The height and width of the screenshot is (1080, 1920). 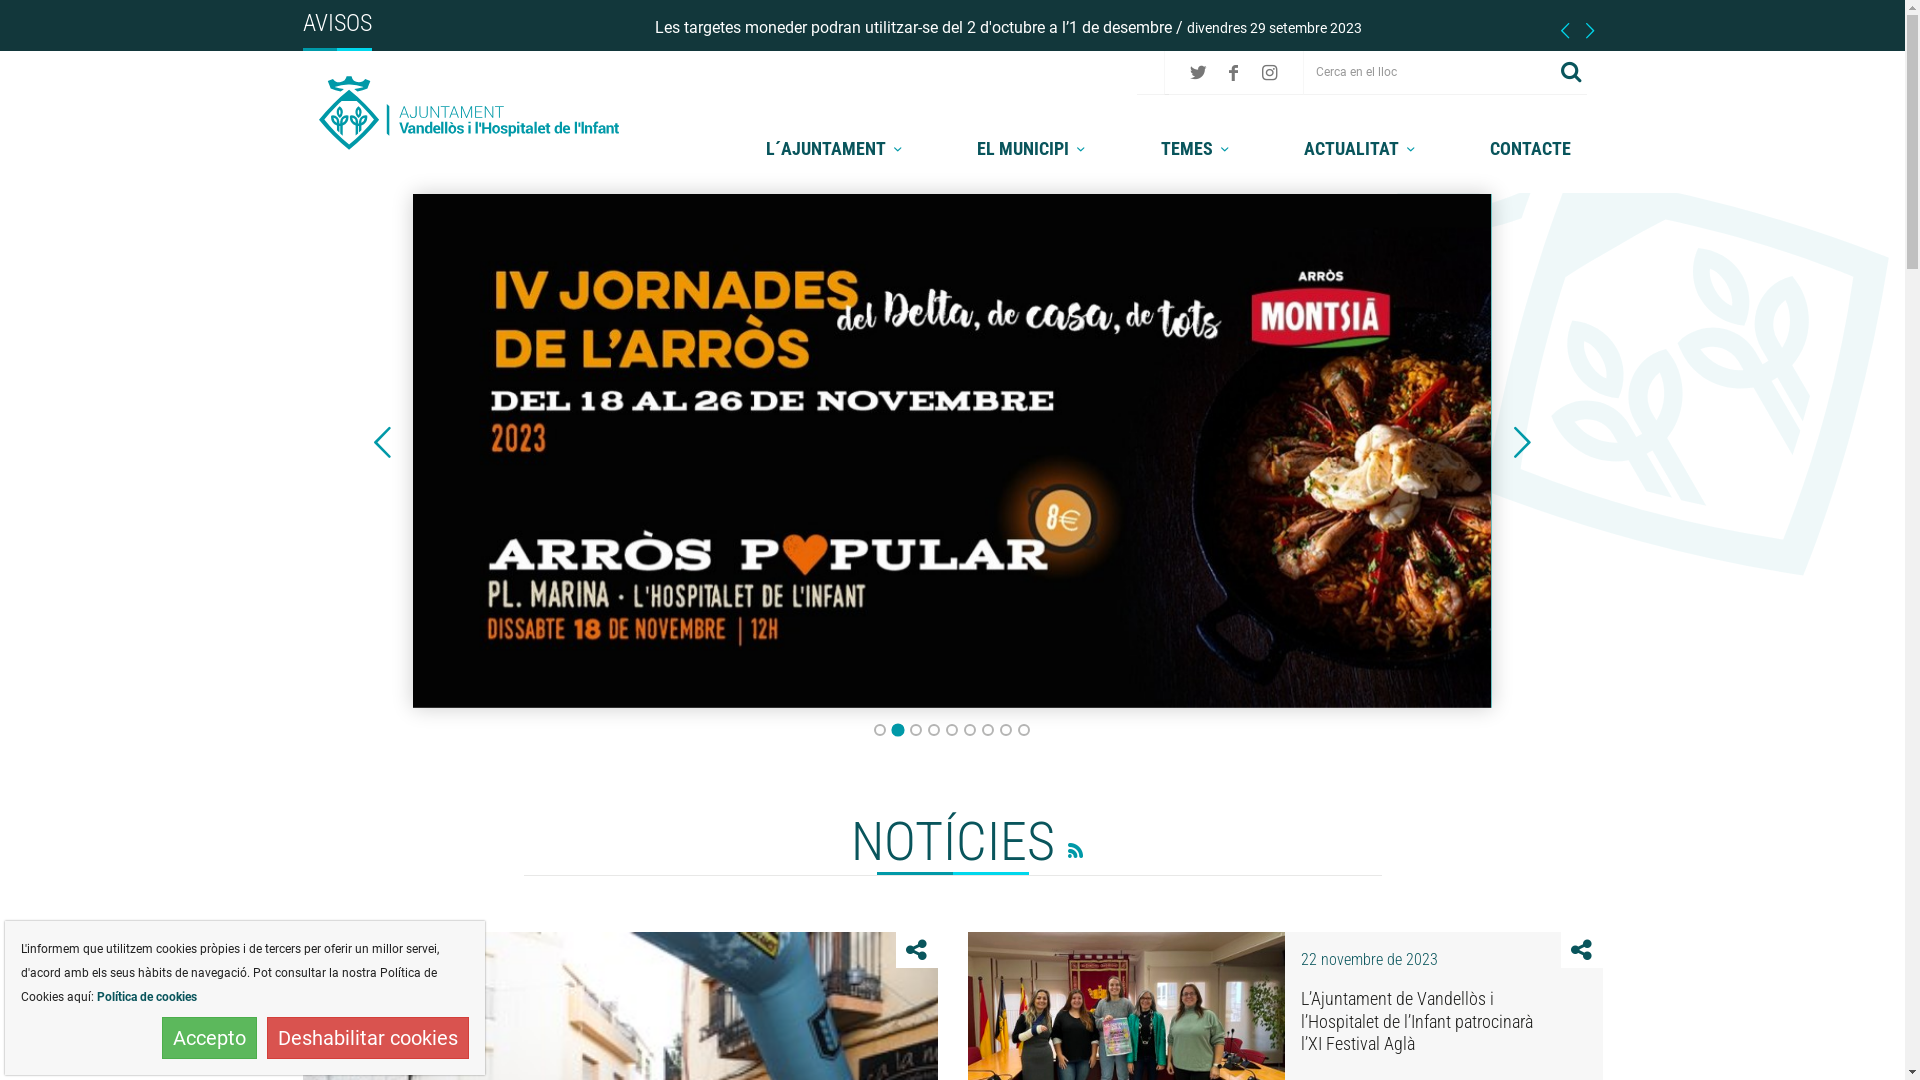 What do you see at coordinates (1429, 70) in the screenshot?
I see `'Cerca en el lloc'` at bounding box center [1429, 70].